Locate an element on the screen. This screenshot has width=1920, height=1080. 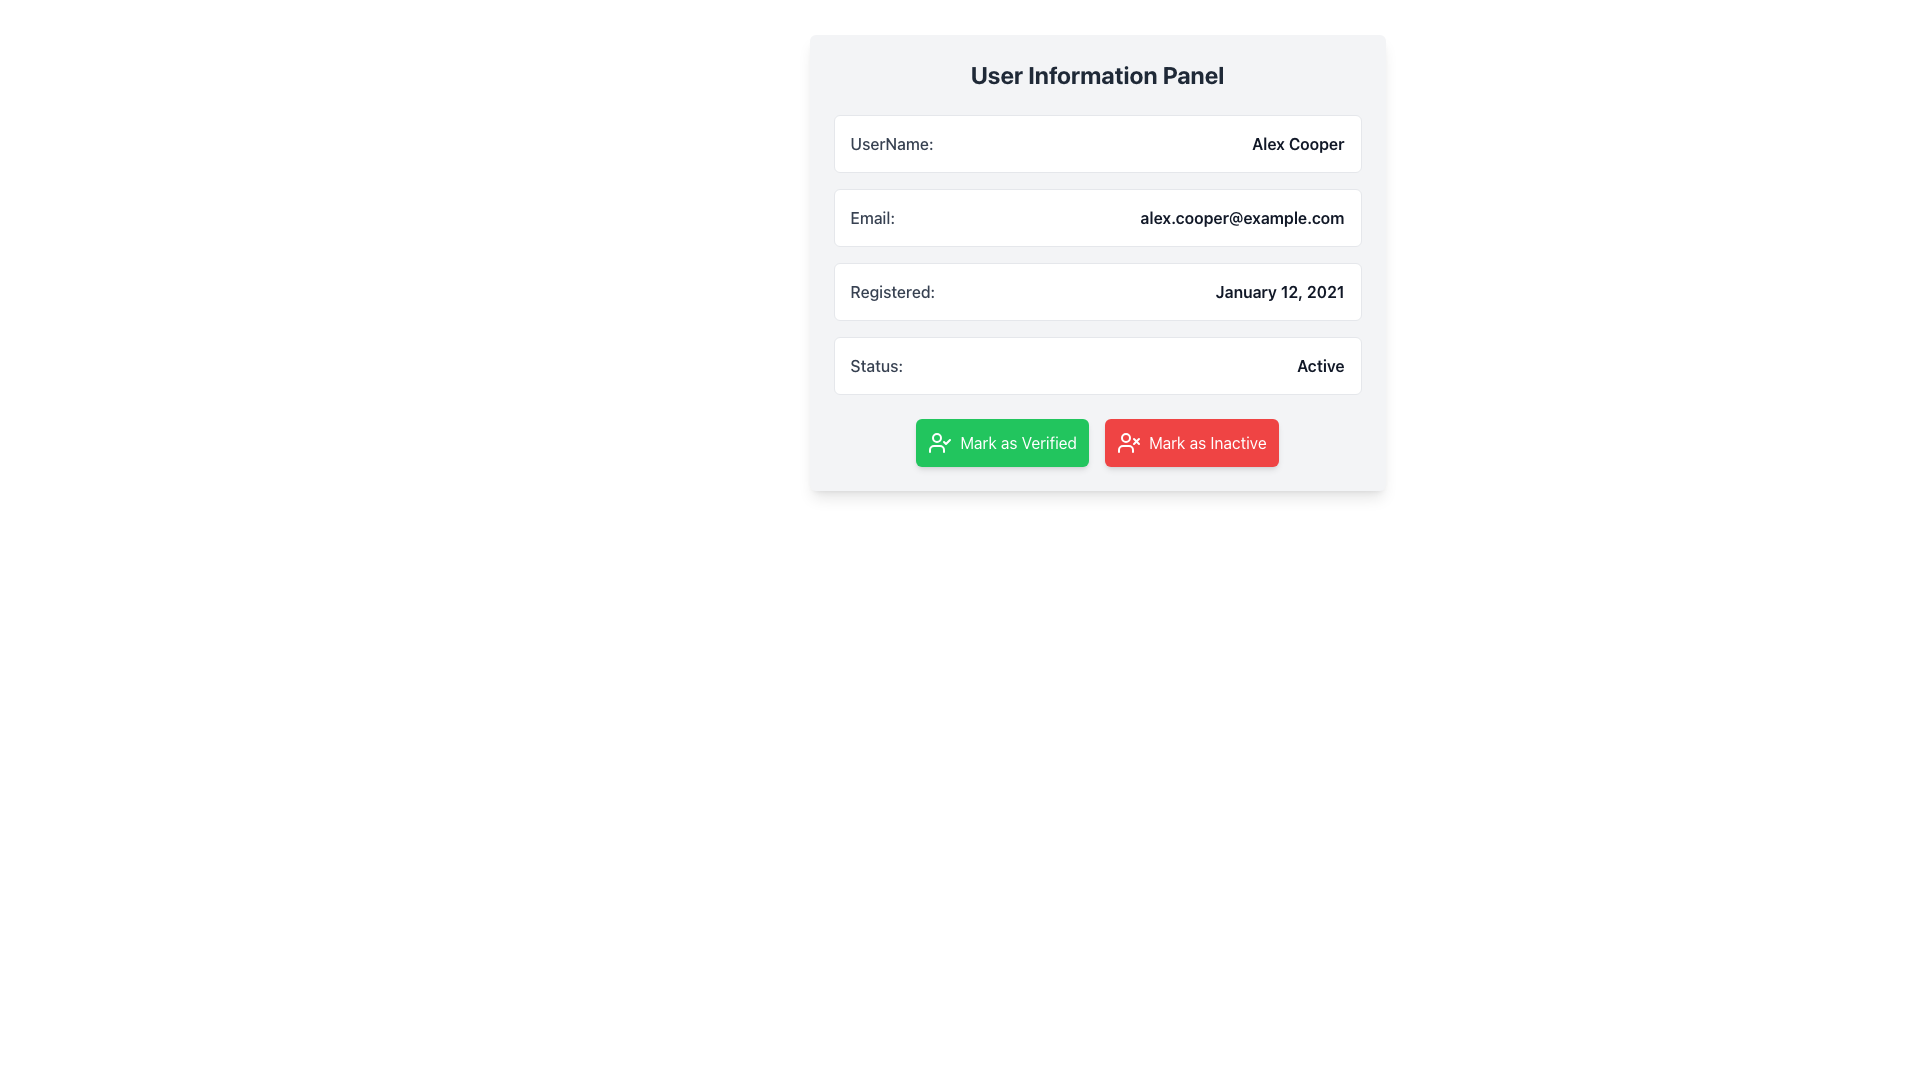
the static label text indicating the user registration date, located in the third row of the vertical panel is located at coordinates (891, 292).